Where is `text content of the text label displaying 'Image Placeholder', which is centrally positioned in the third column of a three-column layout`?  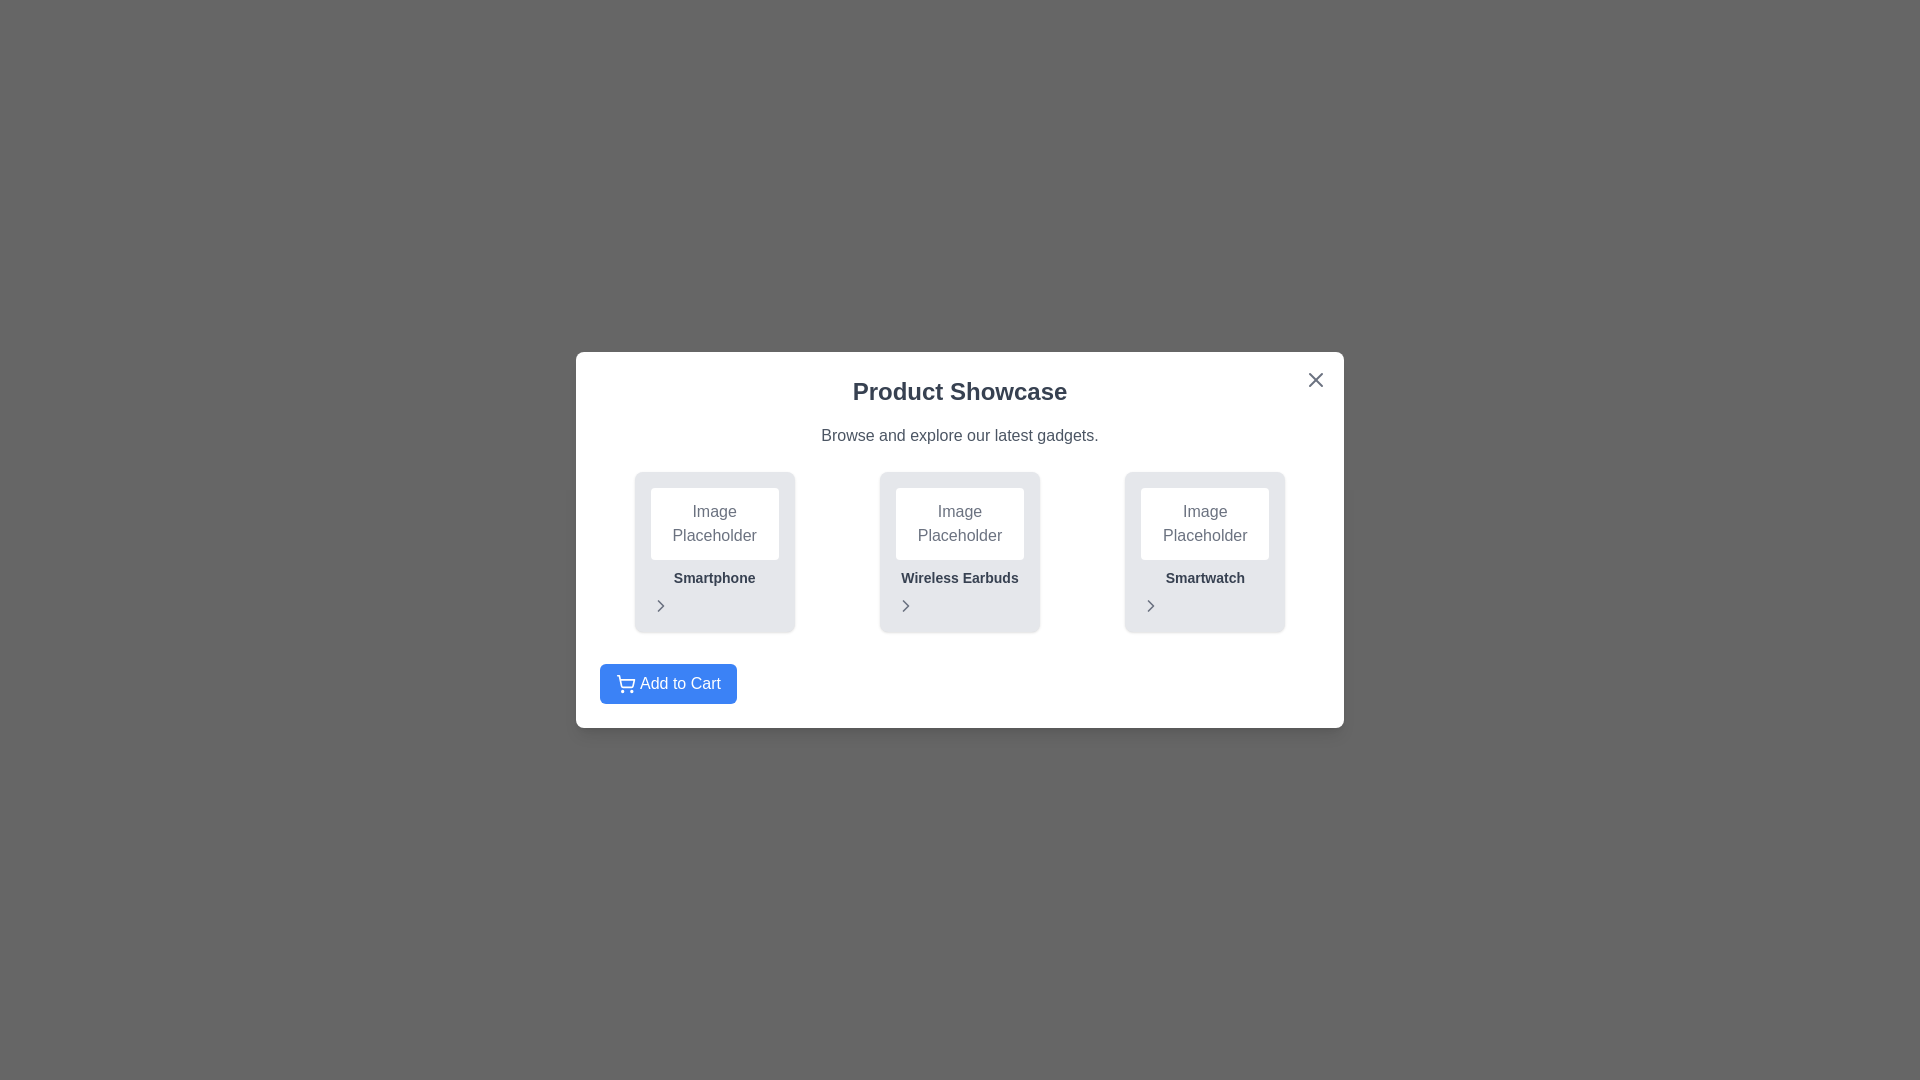 text content of the text label displaying 'Image Placeholder', which is centrally positioned in the third column of a three-column layout is located at coordinates (1204, 523).